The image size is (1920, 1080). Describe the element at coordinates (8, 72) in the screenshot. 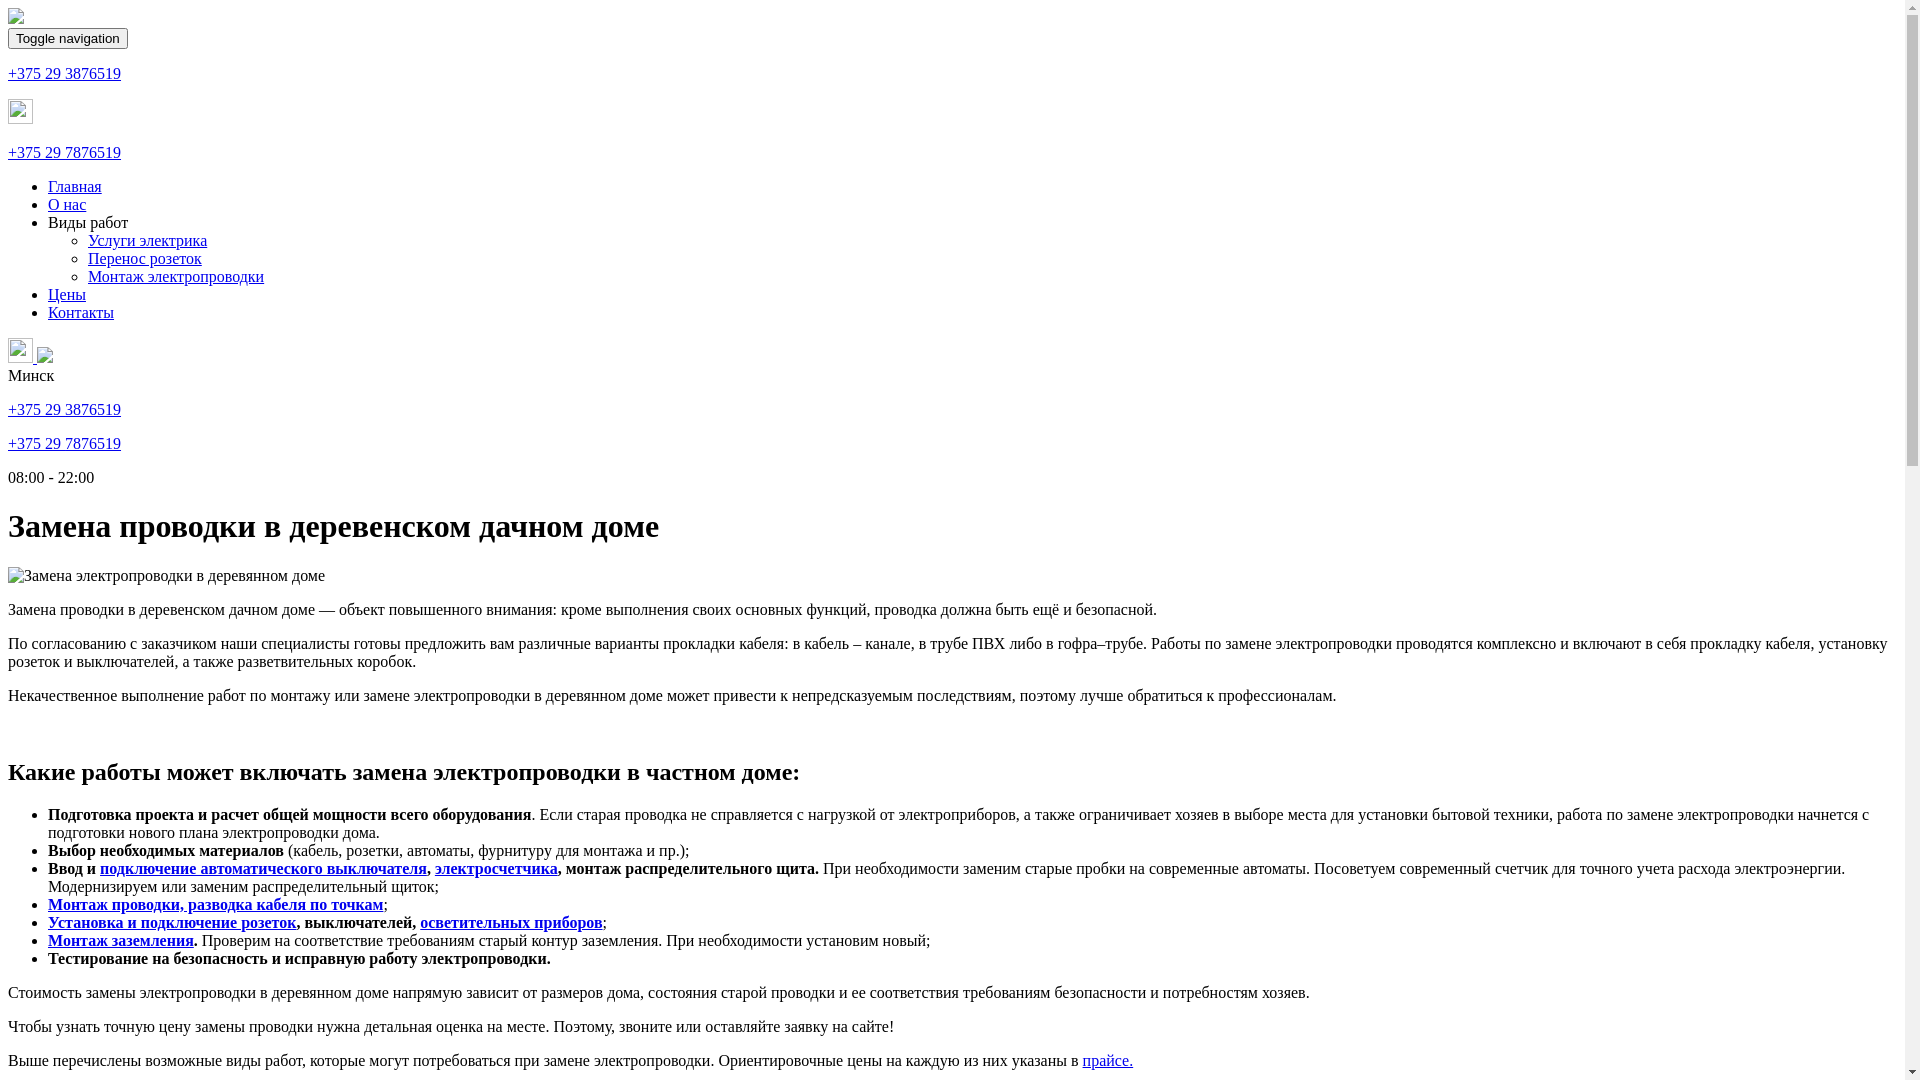

I see `'+375 29 3876519'` at that location.